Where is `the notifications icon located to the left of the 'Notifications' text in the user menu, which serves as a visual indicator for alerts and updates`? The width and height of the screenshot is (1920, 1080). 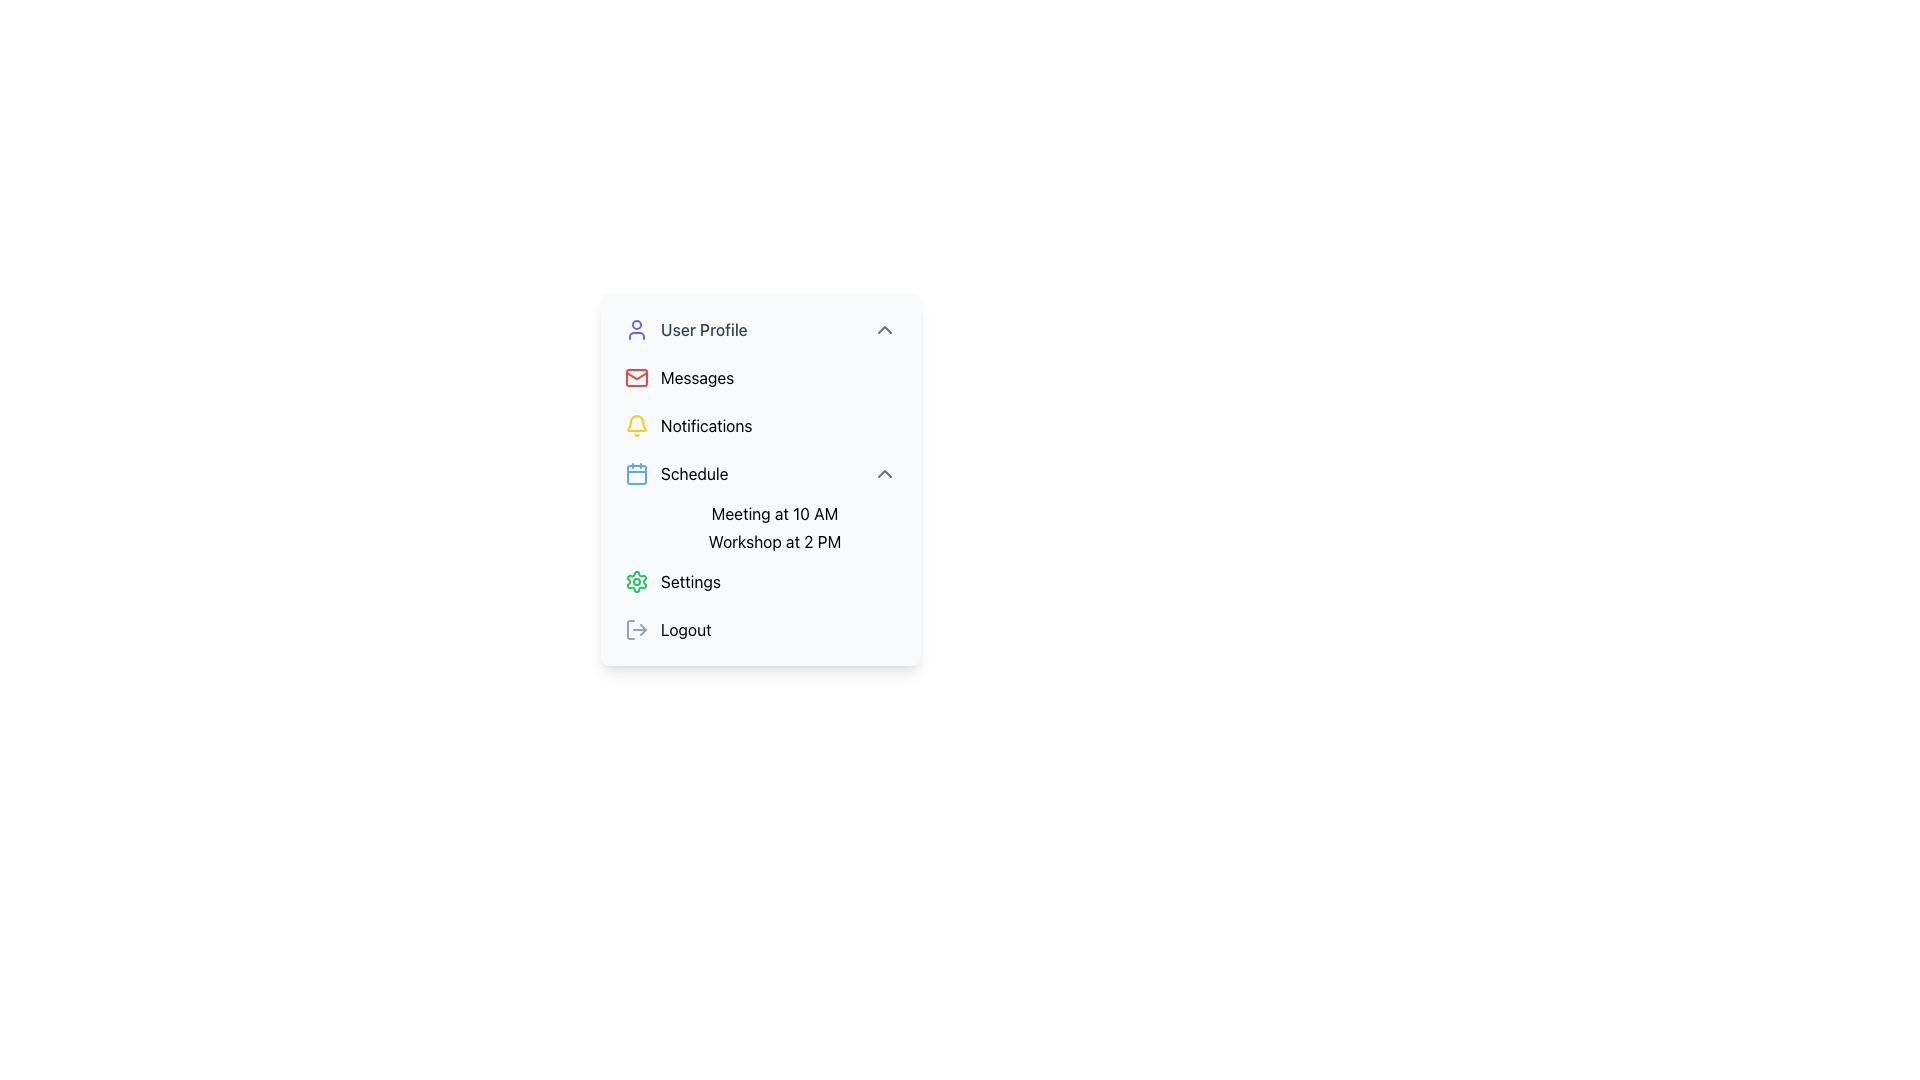 the notifications icon located to the left of the 'Notifications' text in the user menu, which serves as a visual indicator for alerts and updates is located at coordinates (636, 424).